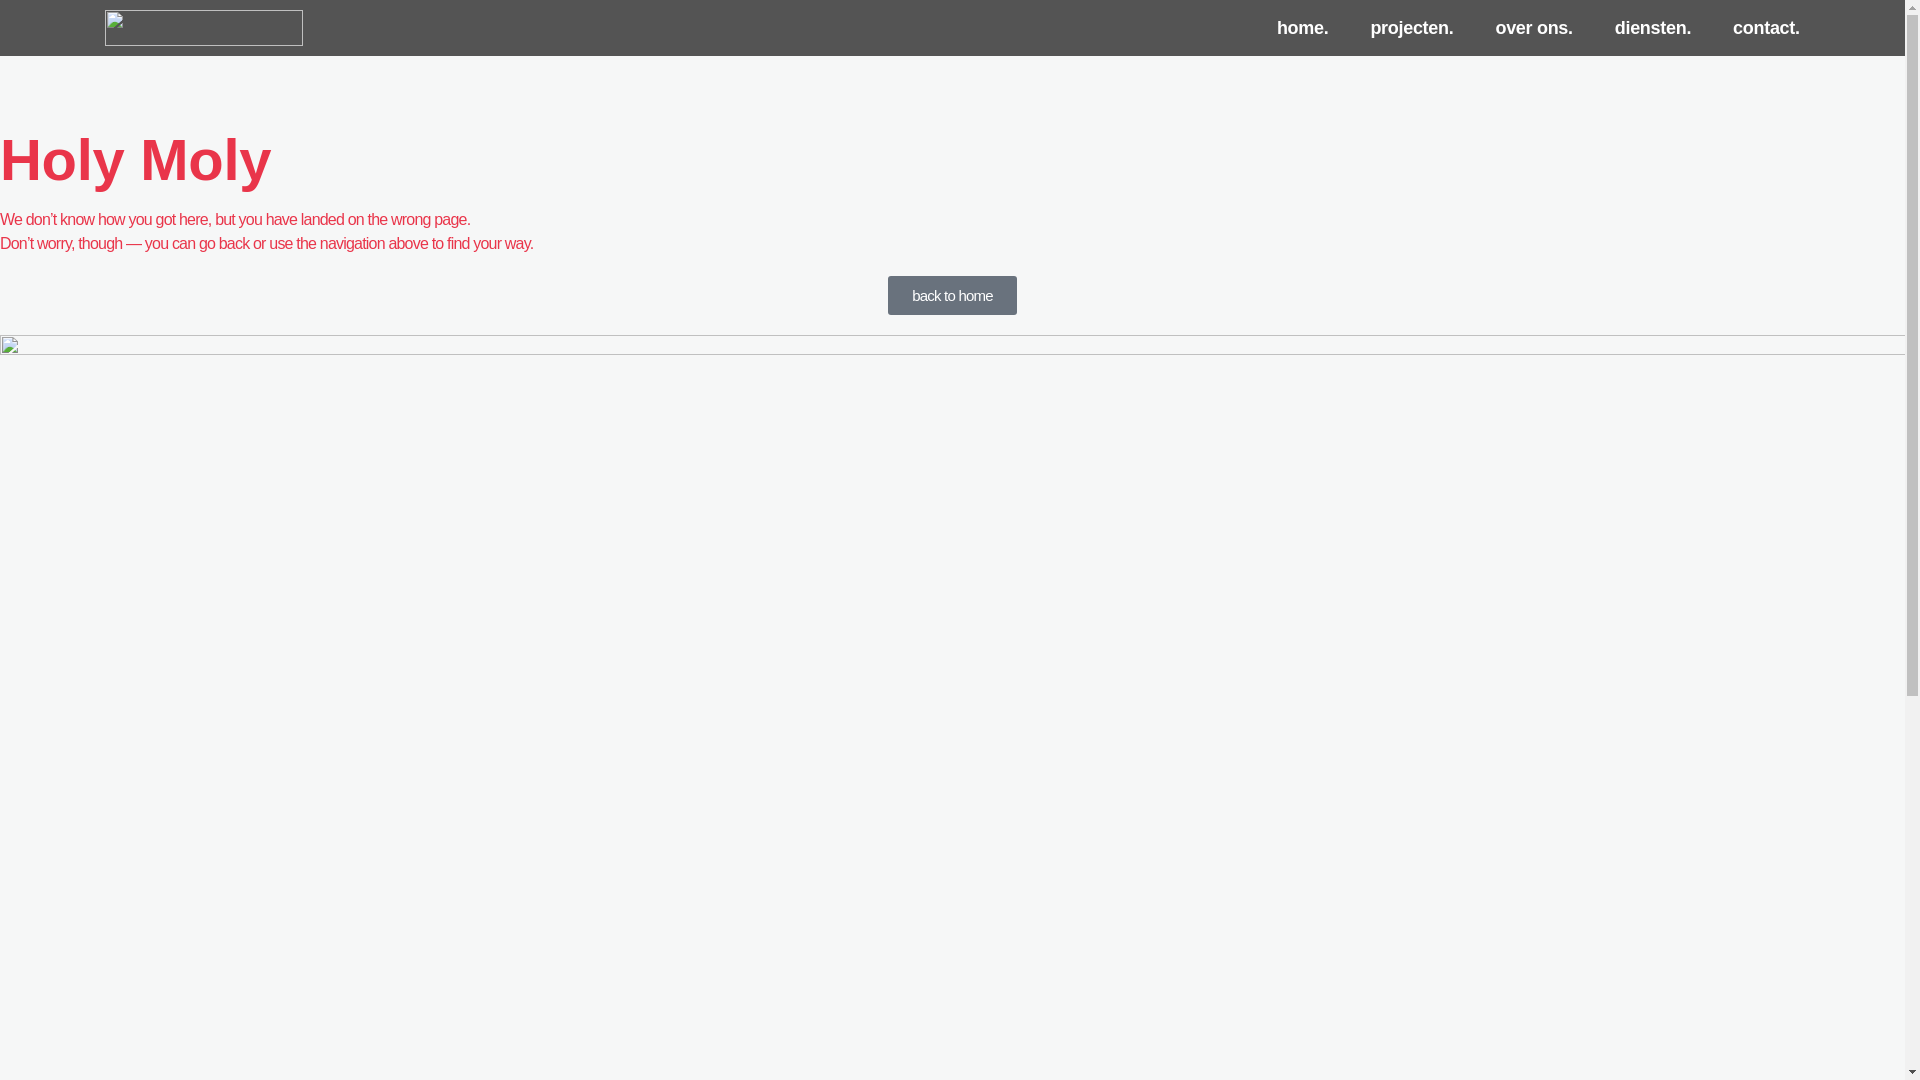  I want to click on 'home.', so click(1302, 27).